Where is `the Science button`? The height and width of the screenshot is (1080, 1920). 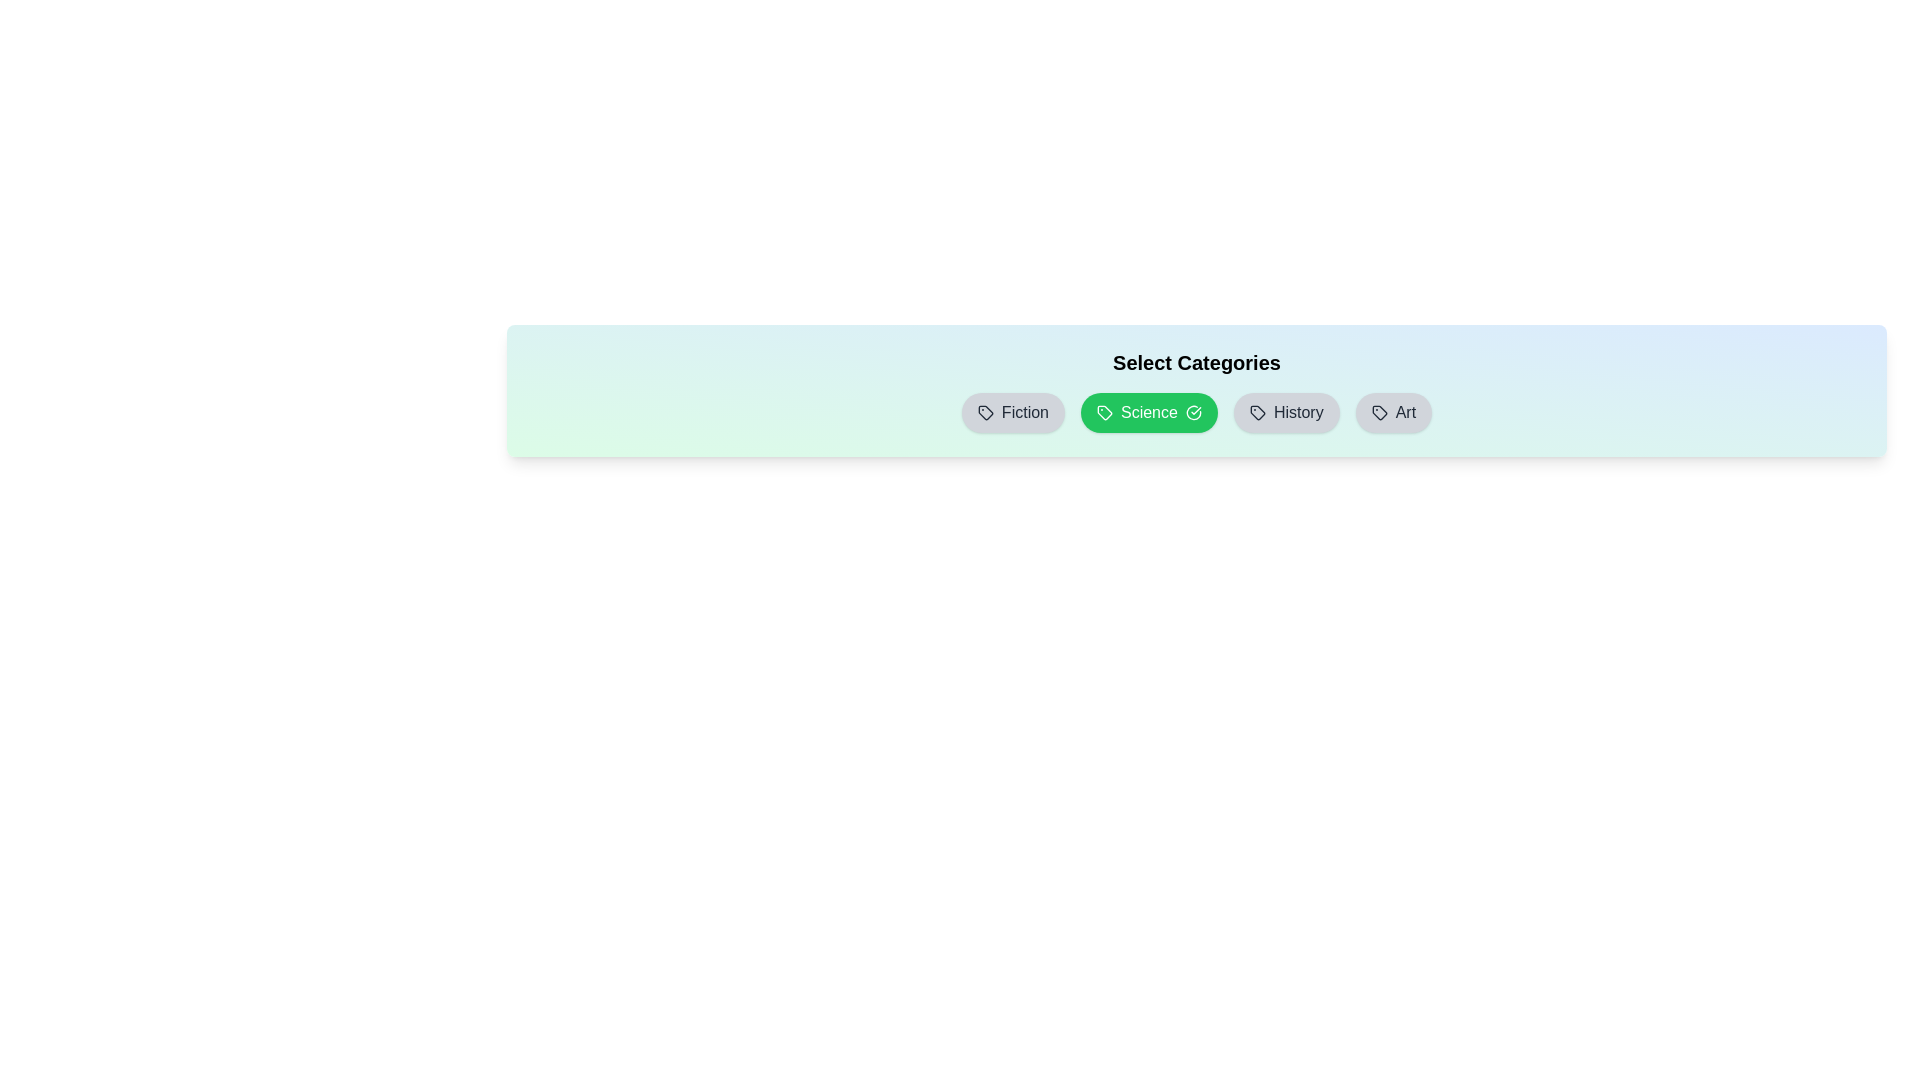 the Science button is located at coordinates (1149, 411).